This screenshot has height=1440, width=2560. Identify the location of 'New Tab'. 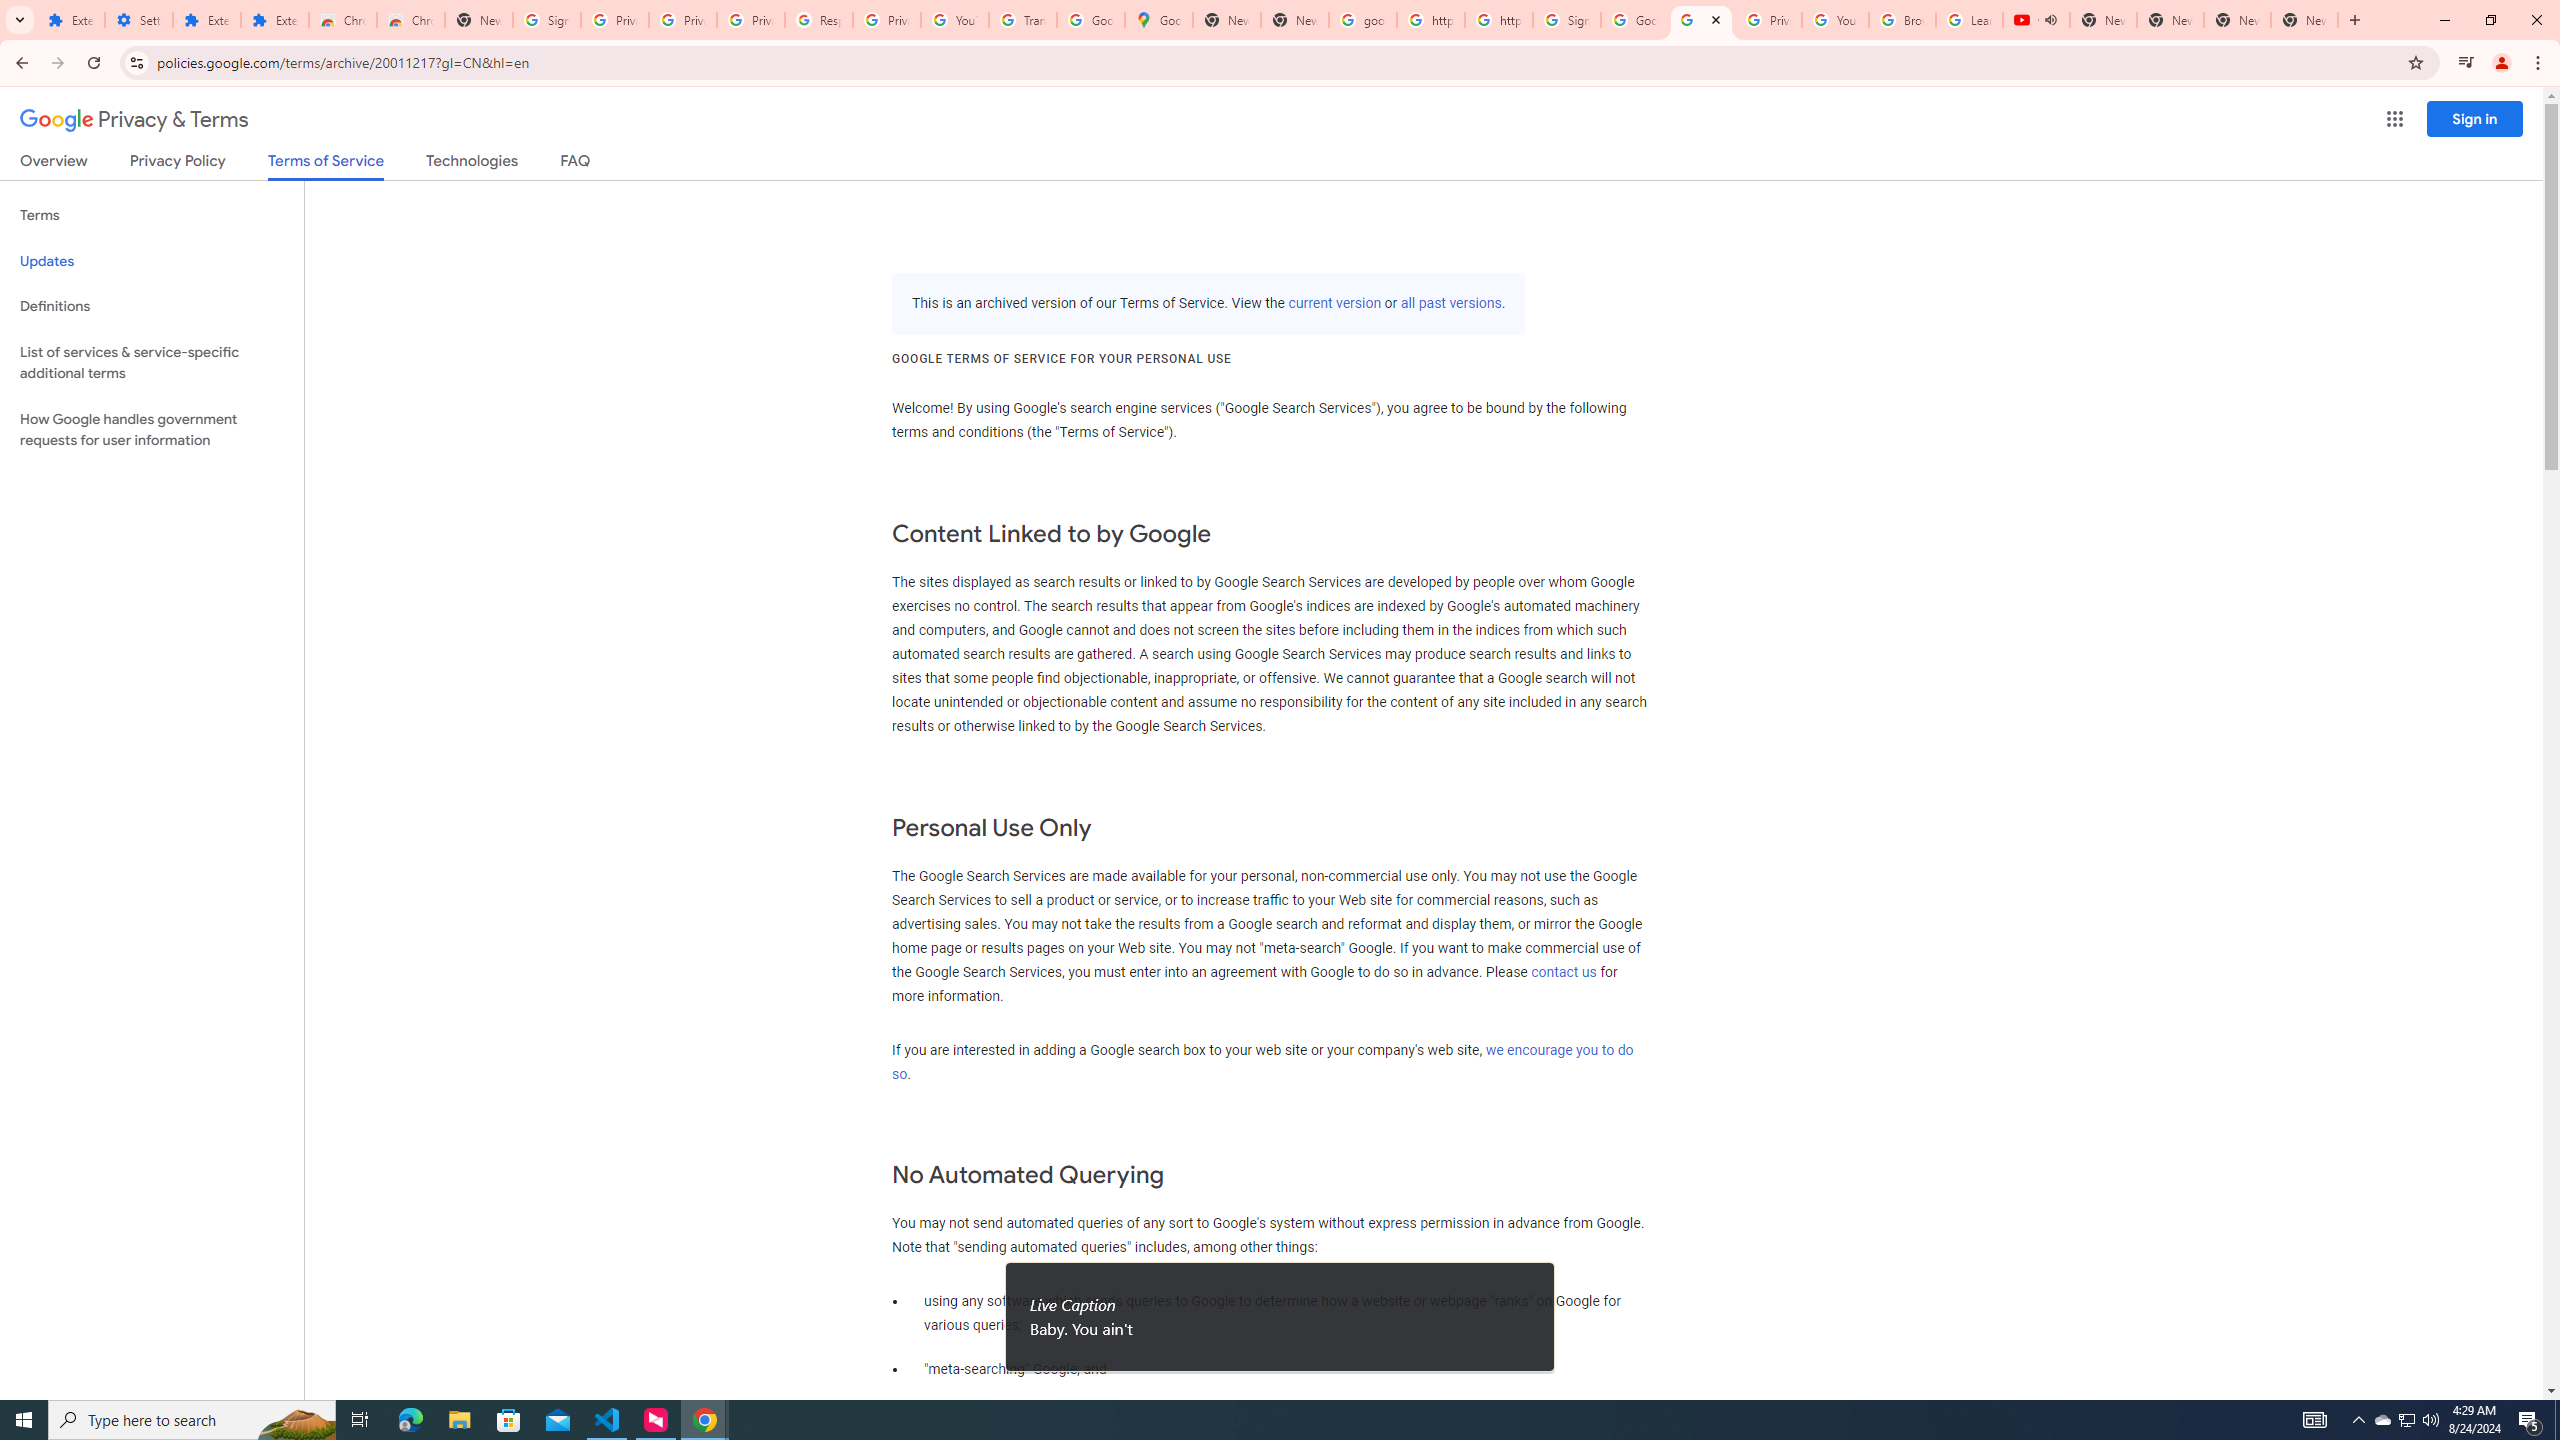
(2304, 19).